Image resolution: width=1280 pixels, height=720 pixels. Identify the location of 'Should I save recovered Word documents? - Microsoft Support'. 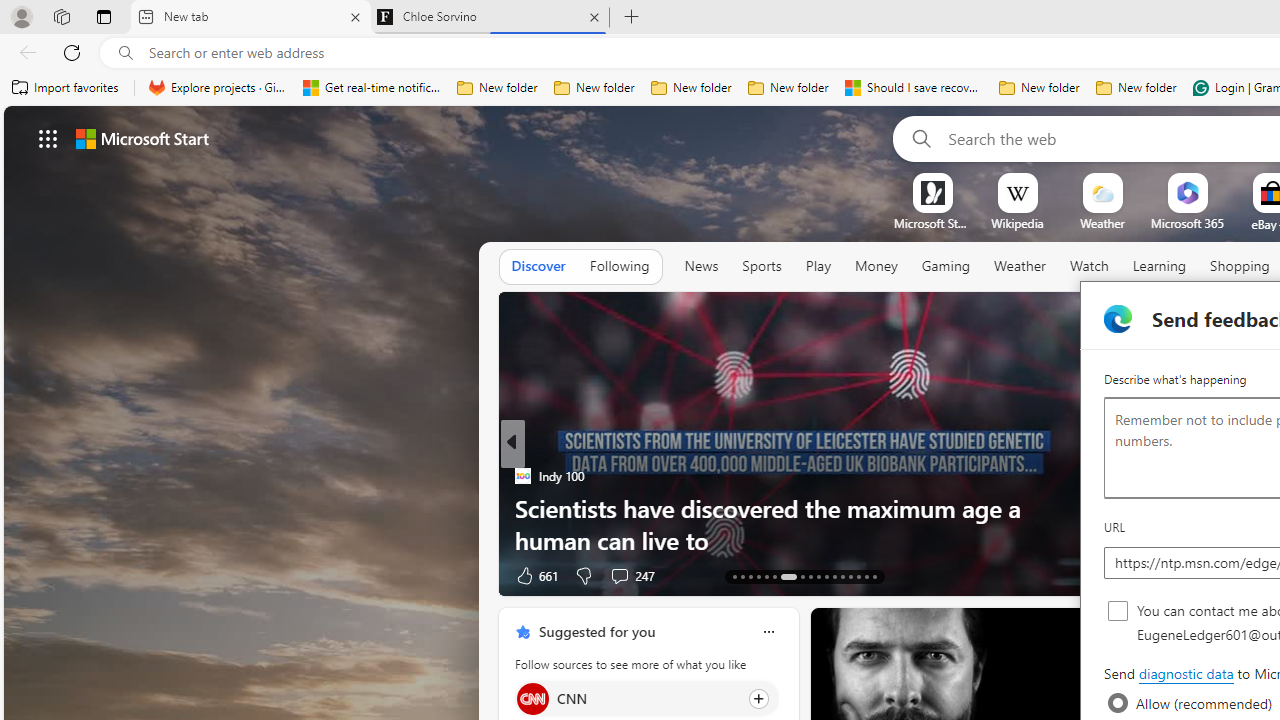
(912, 87).